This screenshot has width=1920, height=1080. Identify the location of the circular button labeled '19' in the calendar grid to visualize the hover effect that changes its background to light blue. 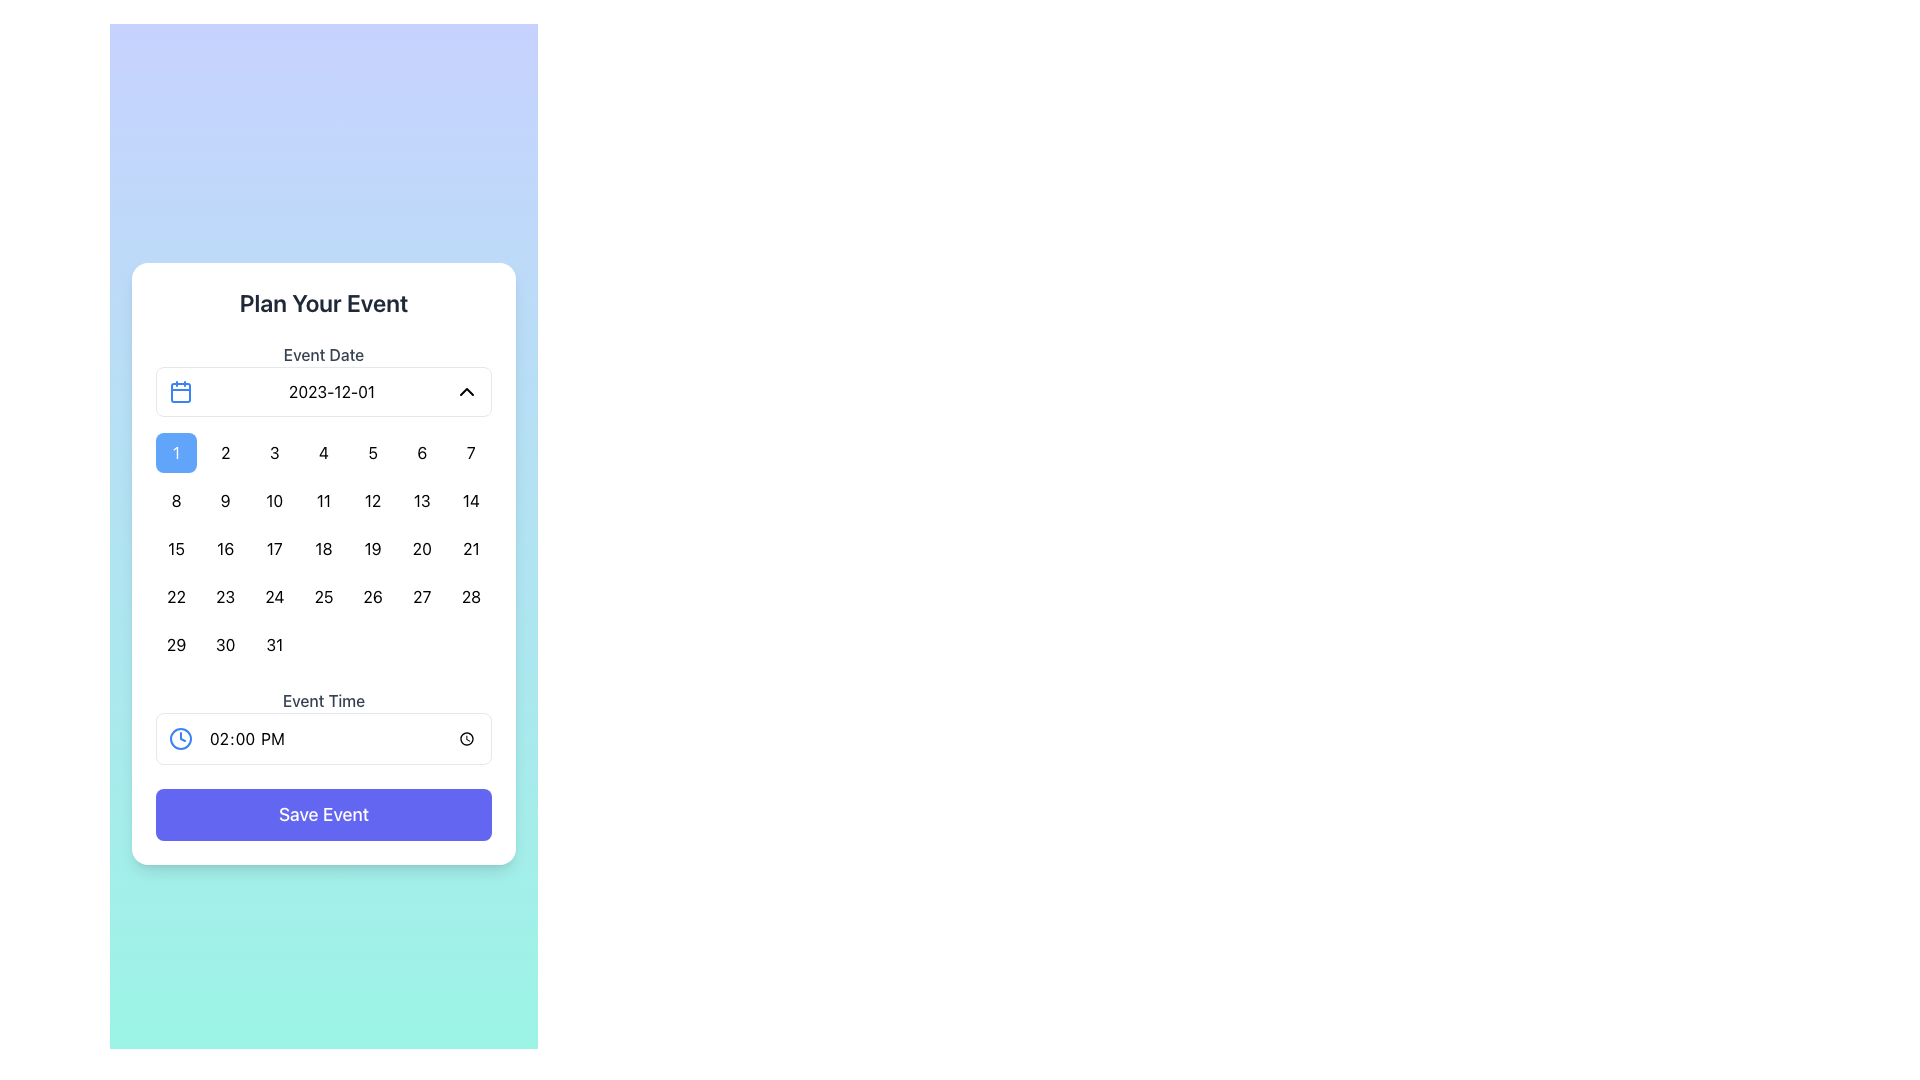
(373, 548).